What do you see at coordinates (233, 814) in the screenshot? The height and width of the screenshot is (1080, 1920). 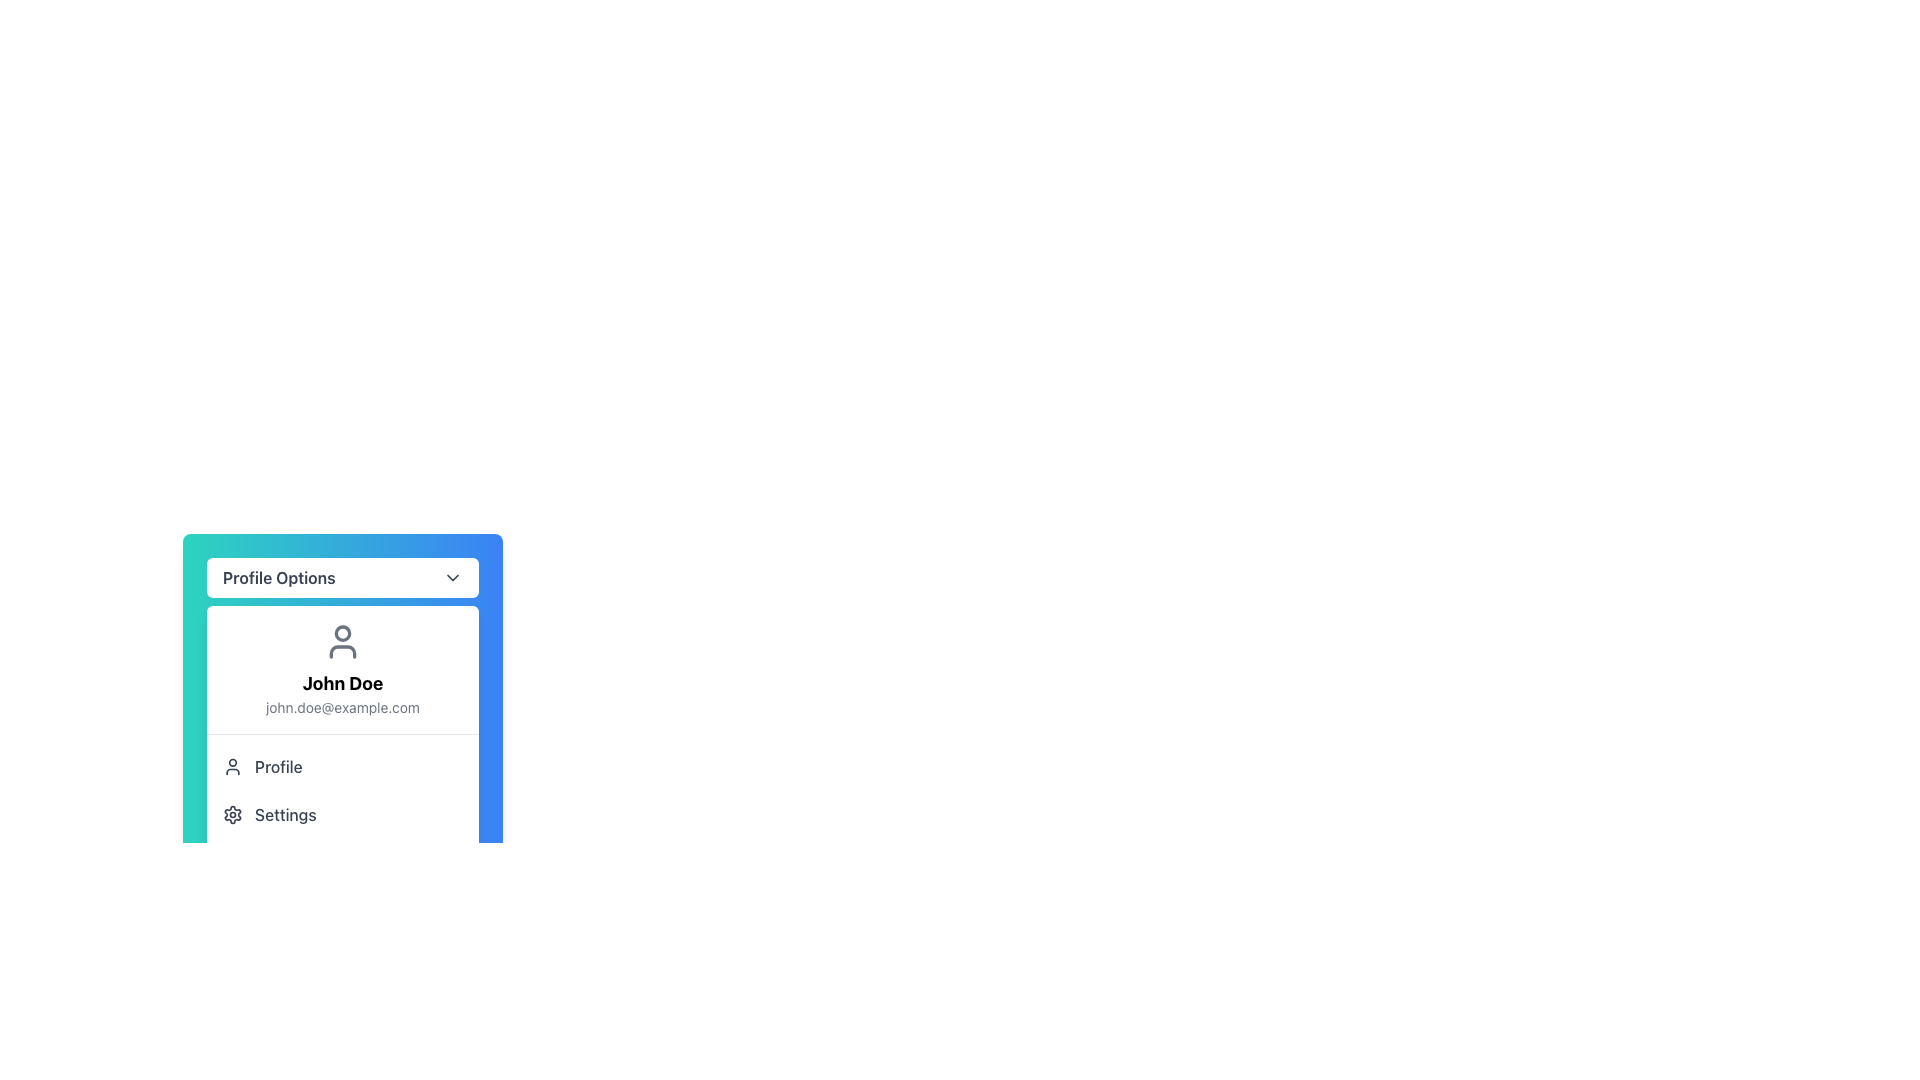 I see `the gear icon representing the settings symbol located in the bottom-left corner of the dropdown menu` at bounding box center [233, 814].